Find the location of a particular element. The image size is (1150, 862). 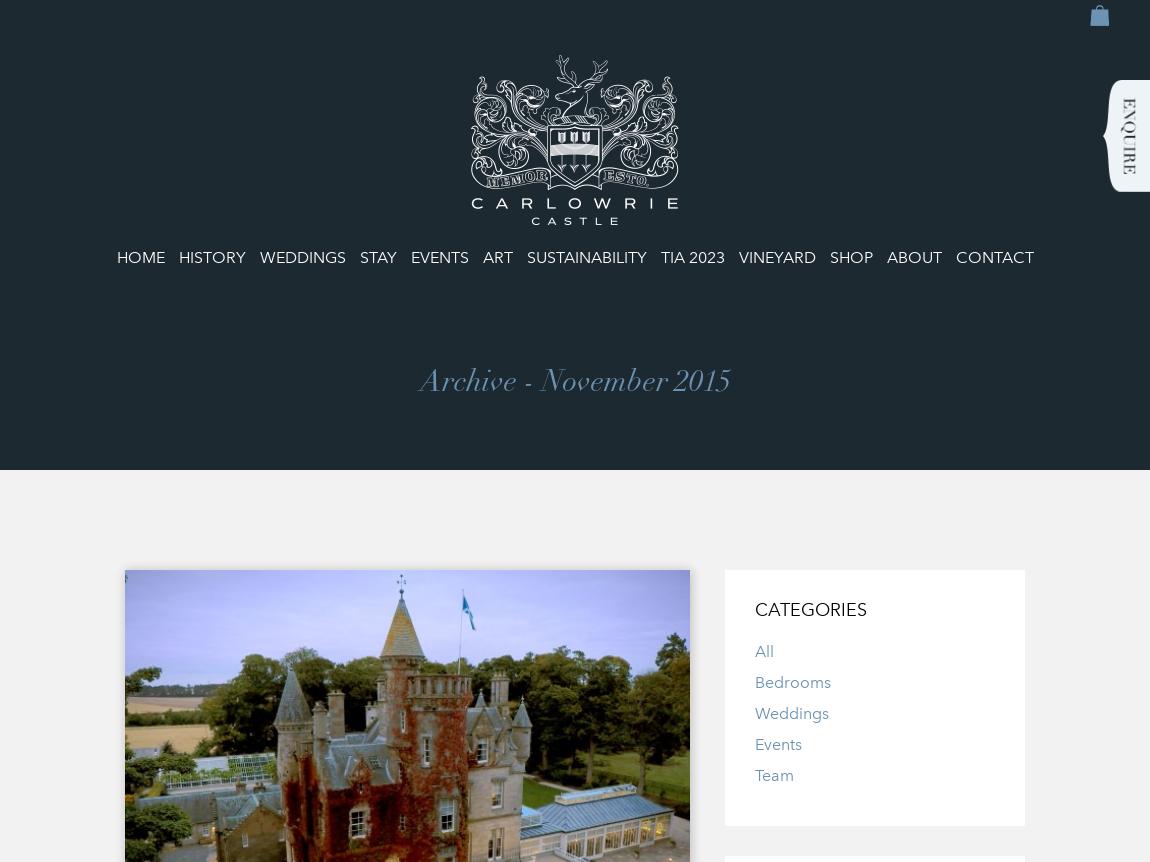

'About' is located at coordinates (885, 256).